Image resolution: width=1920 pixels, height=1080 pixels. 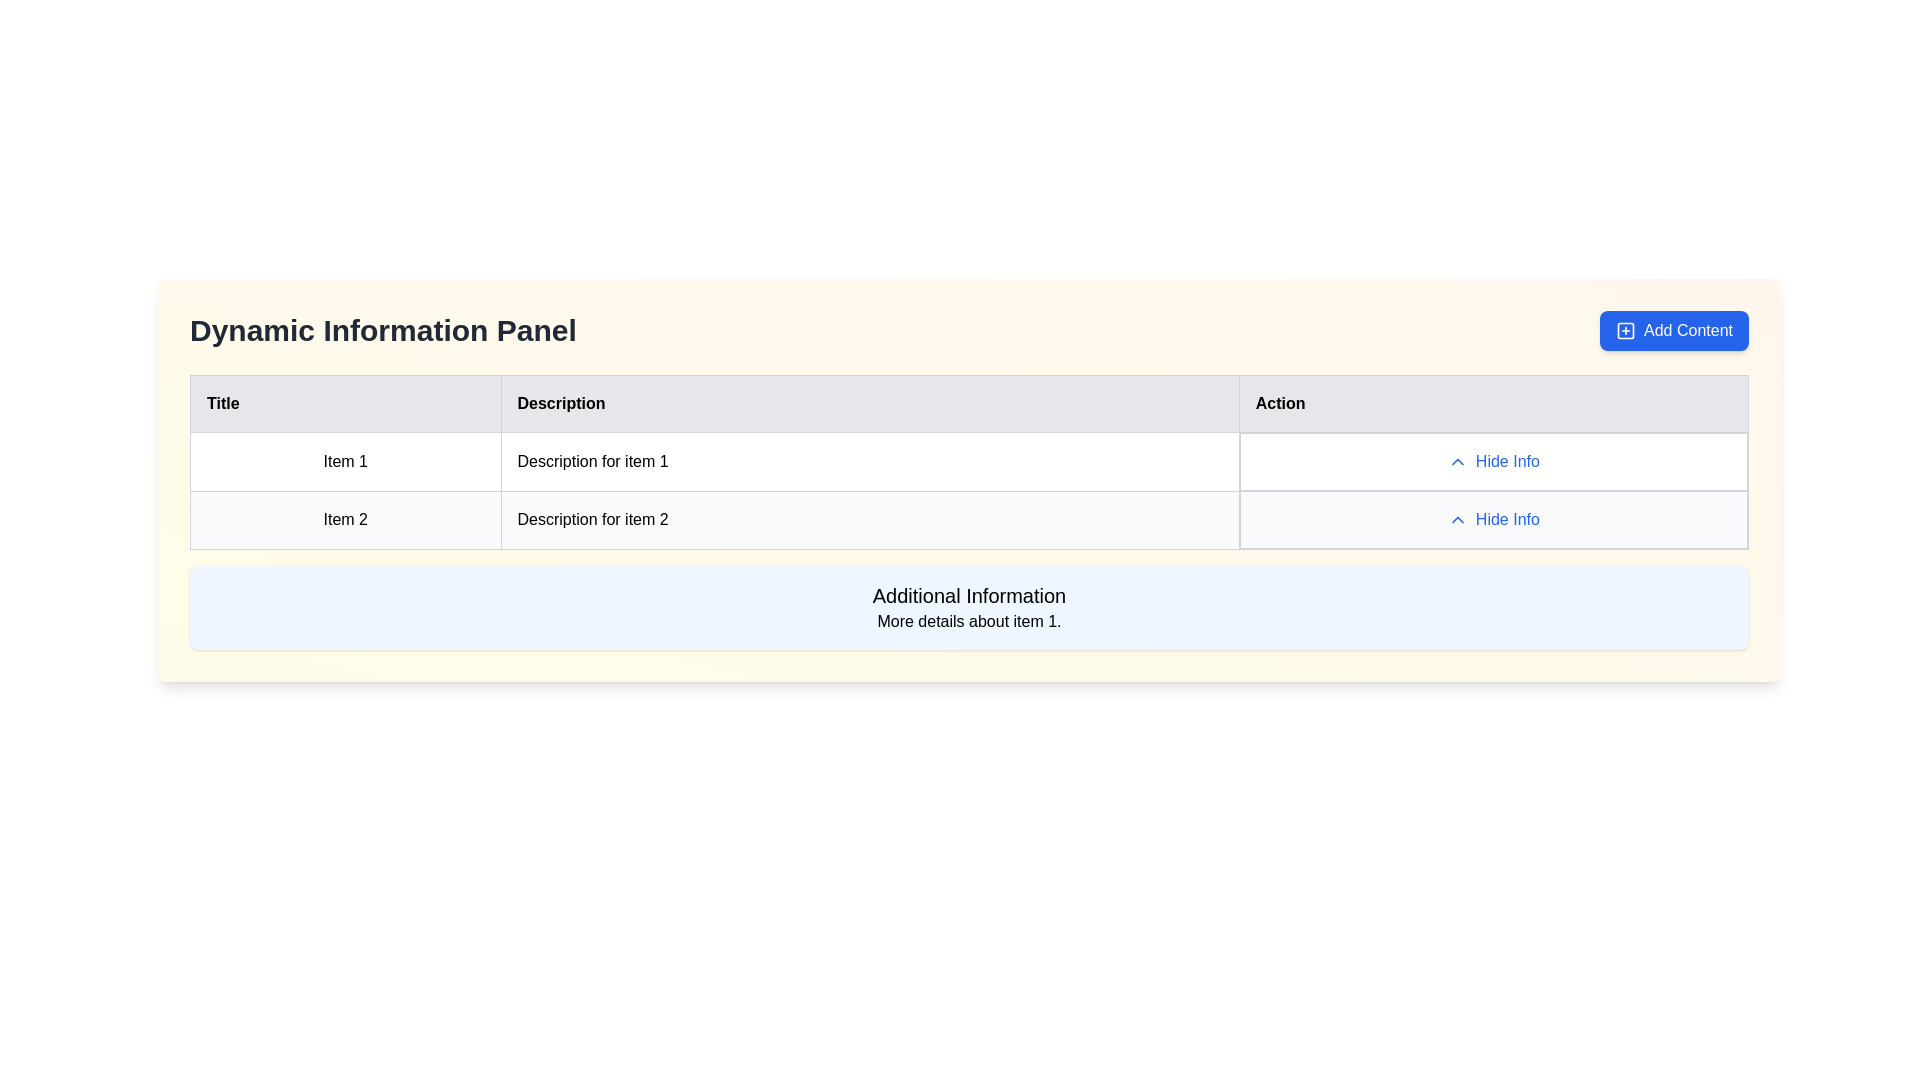 What do you see at coordinates (1626, 330) in the screenshot?
I see `the blue 'Add Content' icon located at the top-right corner of the panel, which features a central plus sign and is styled as a rounded square` at bounding box center [1626, 330].